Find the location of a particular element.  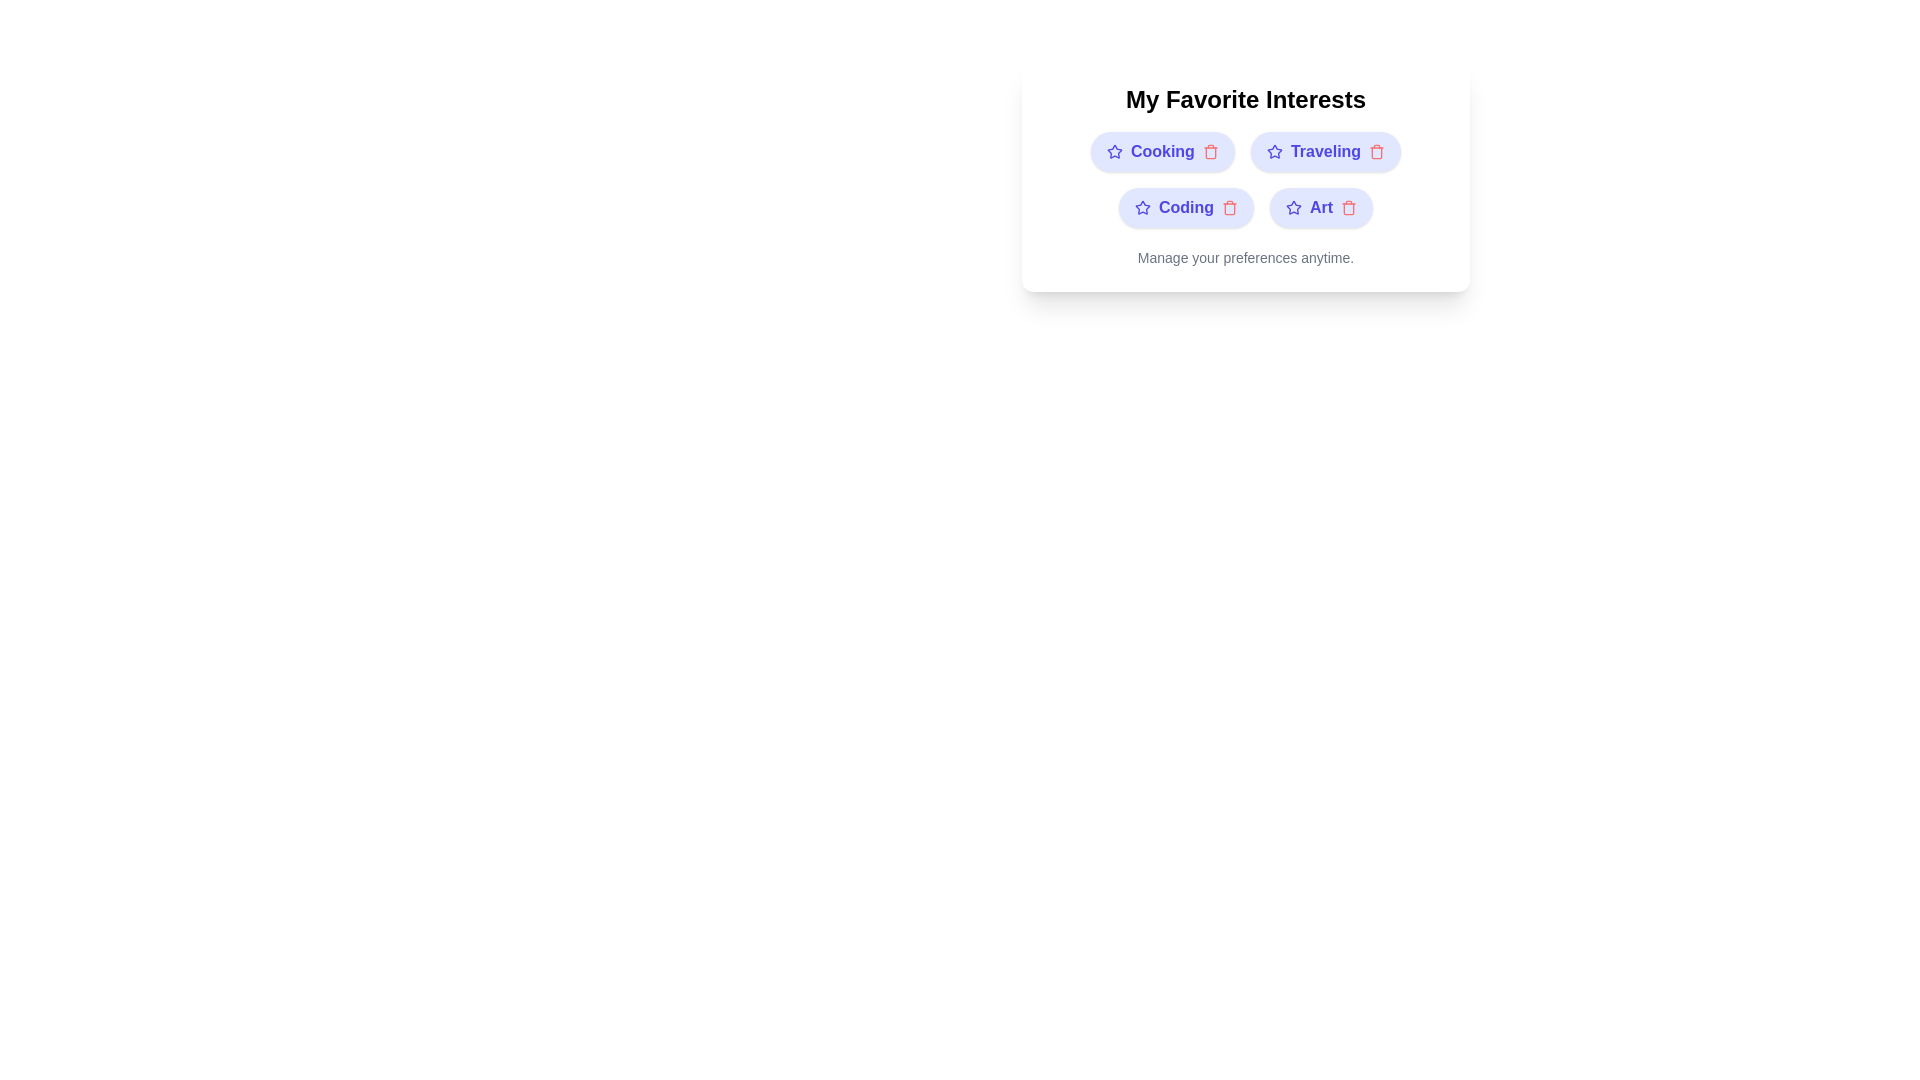

the star icon associated with the interest Art is located at coordinates (1293, 208).